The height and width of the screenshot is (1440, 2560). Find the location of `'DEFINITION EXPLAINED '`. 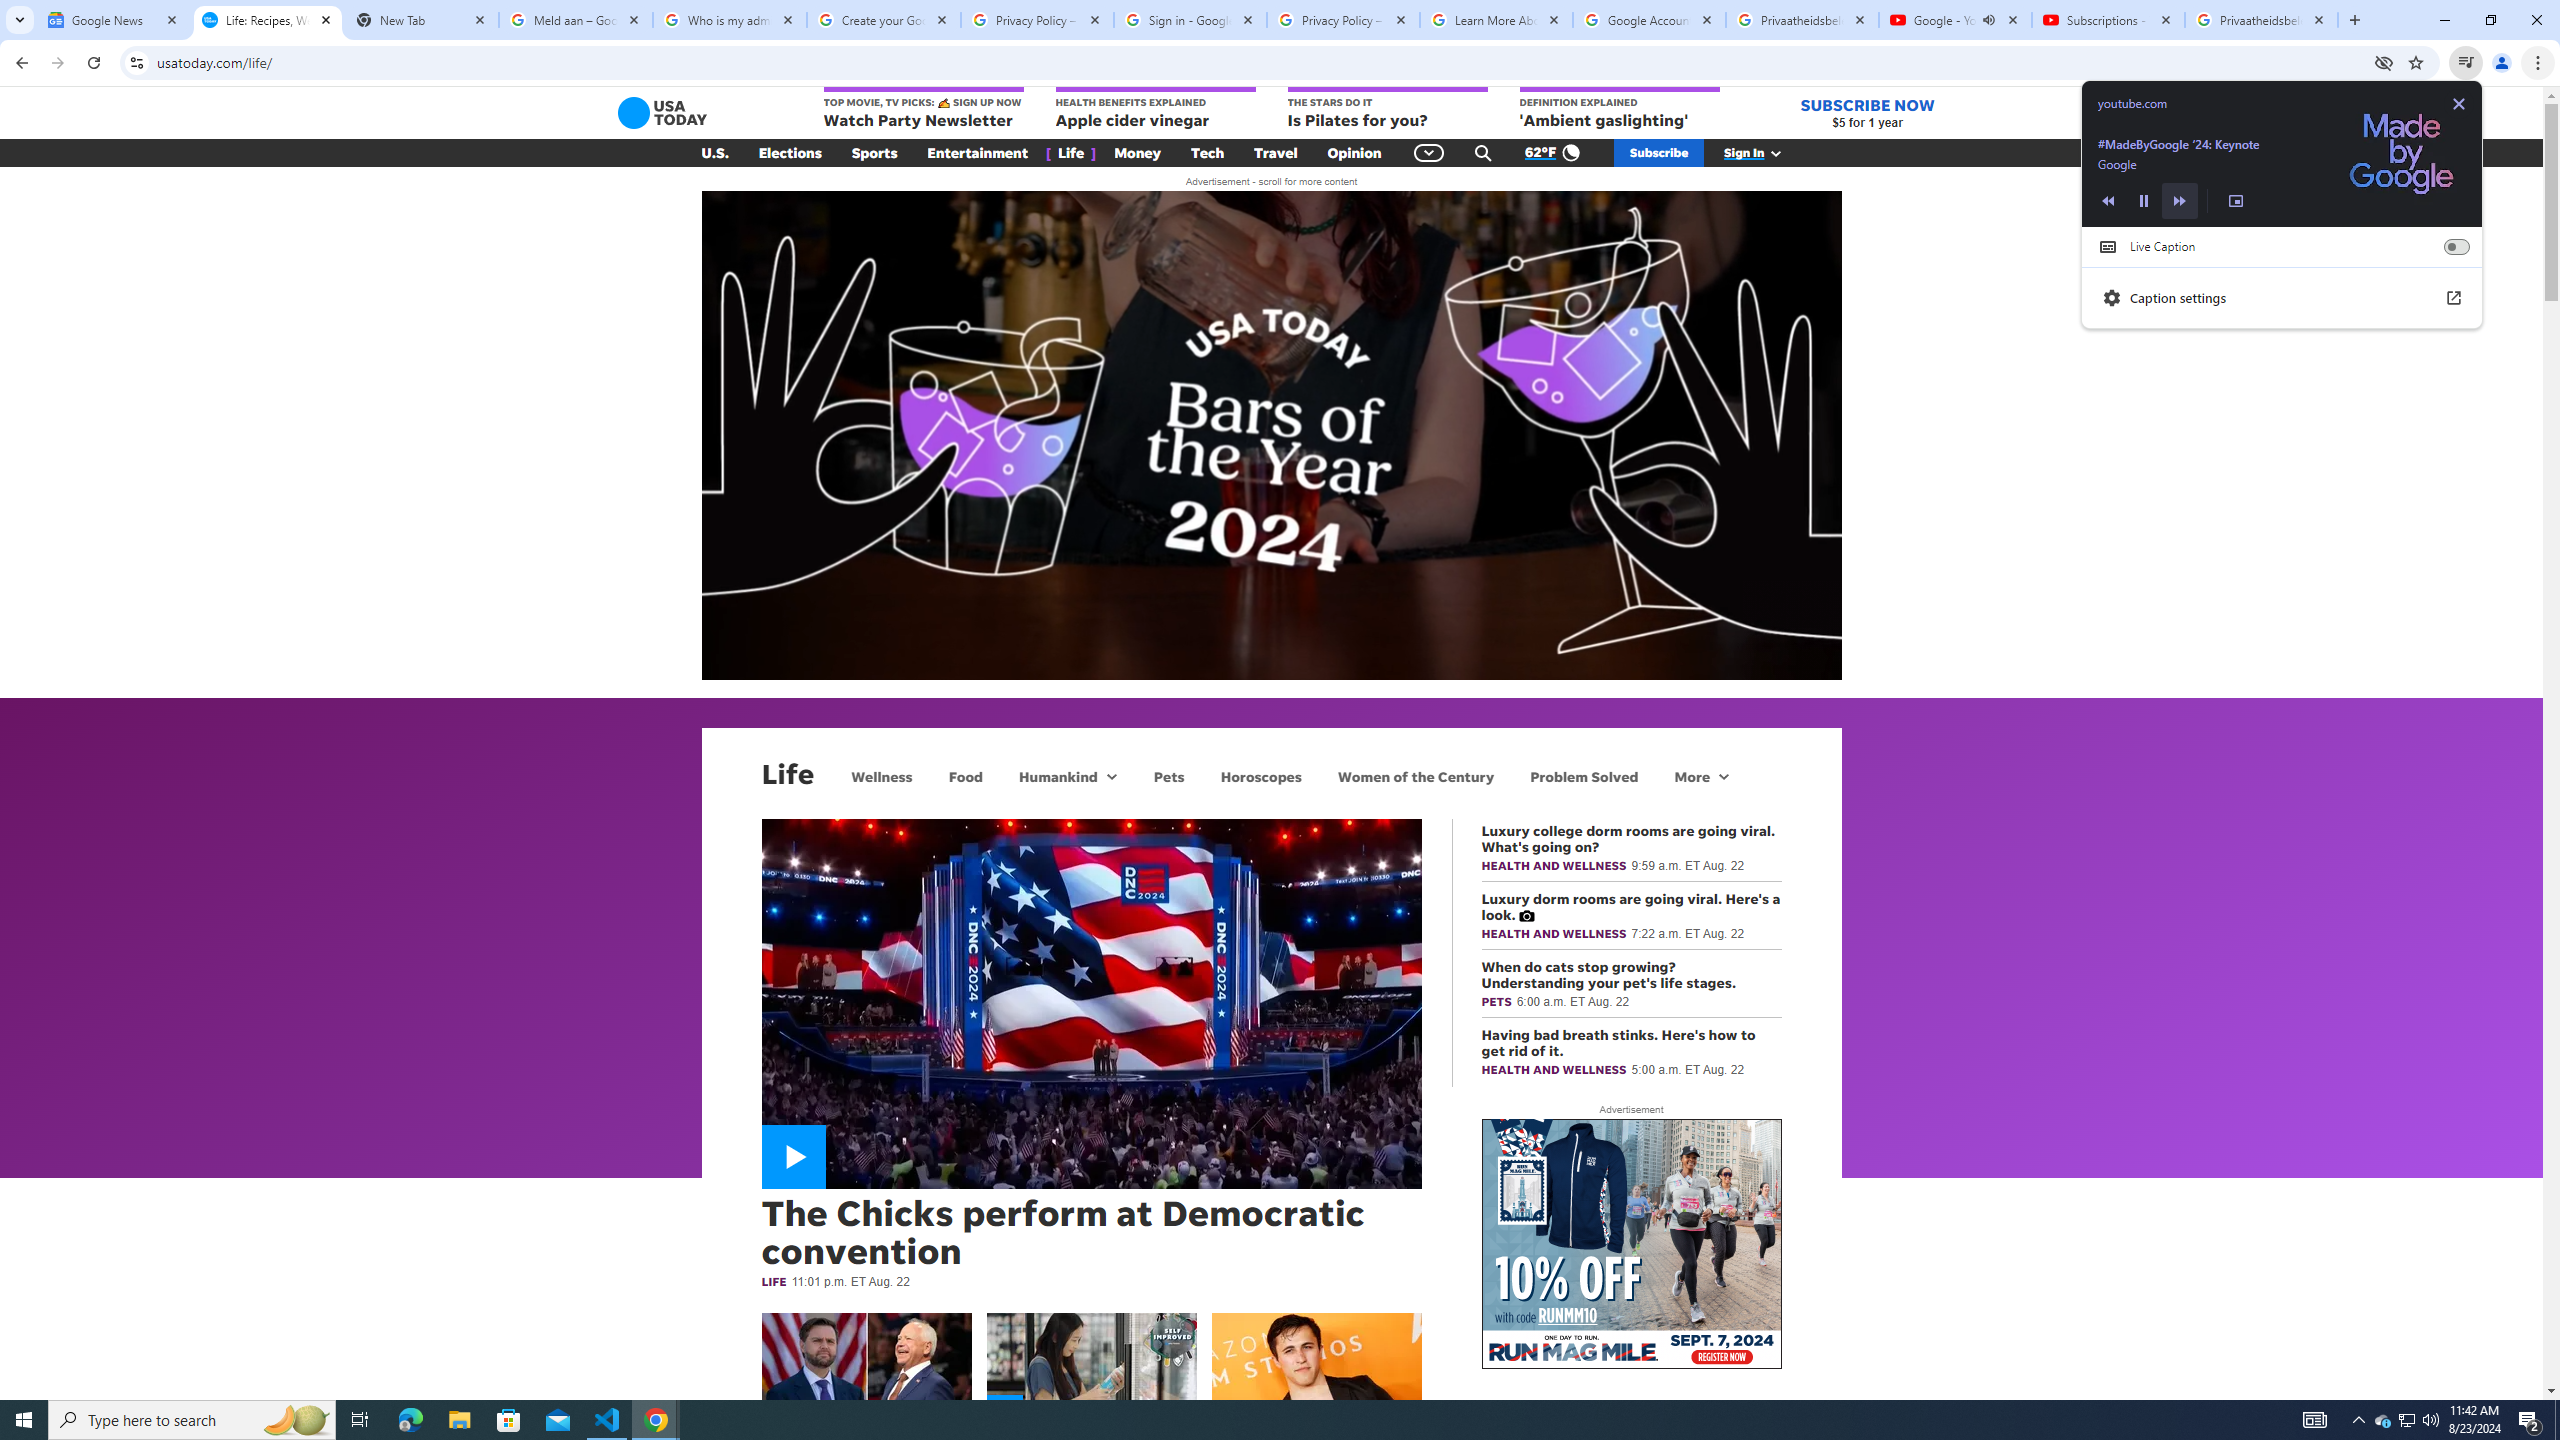

'DEFINITION EXPLAINED ' is located at coordinates (1618, 108).